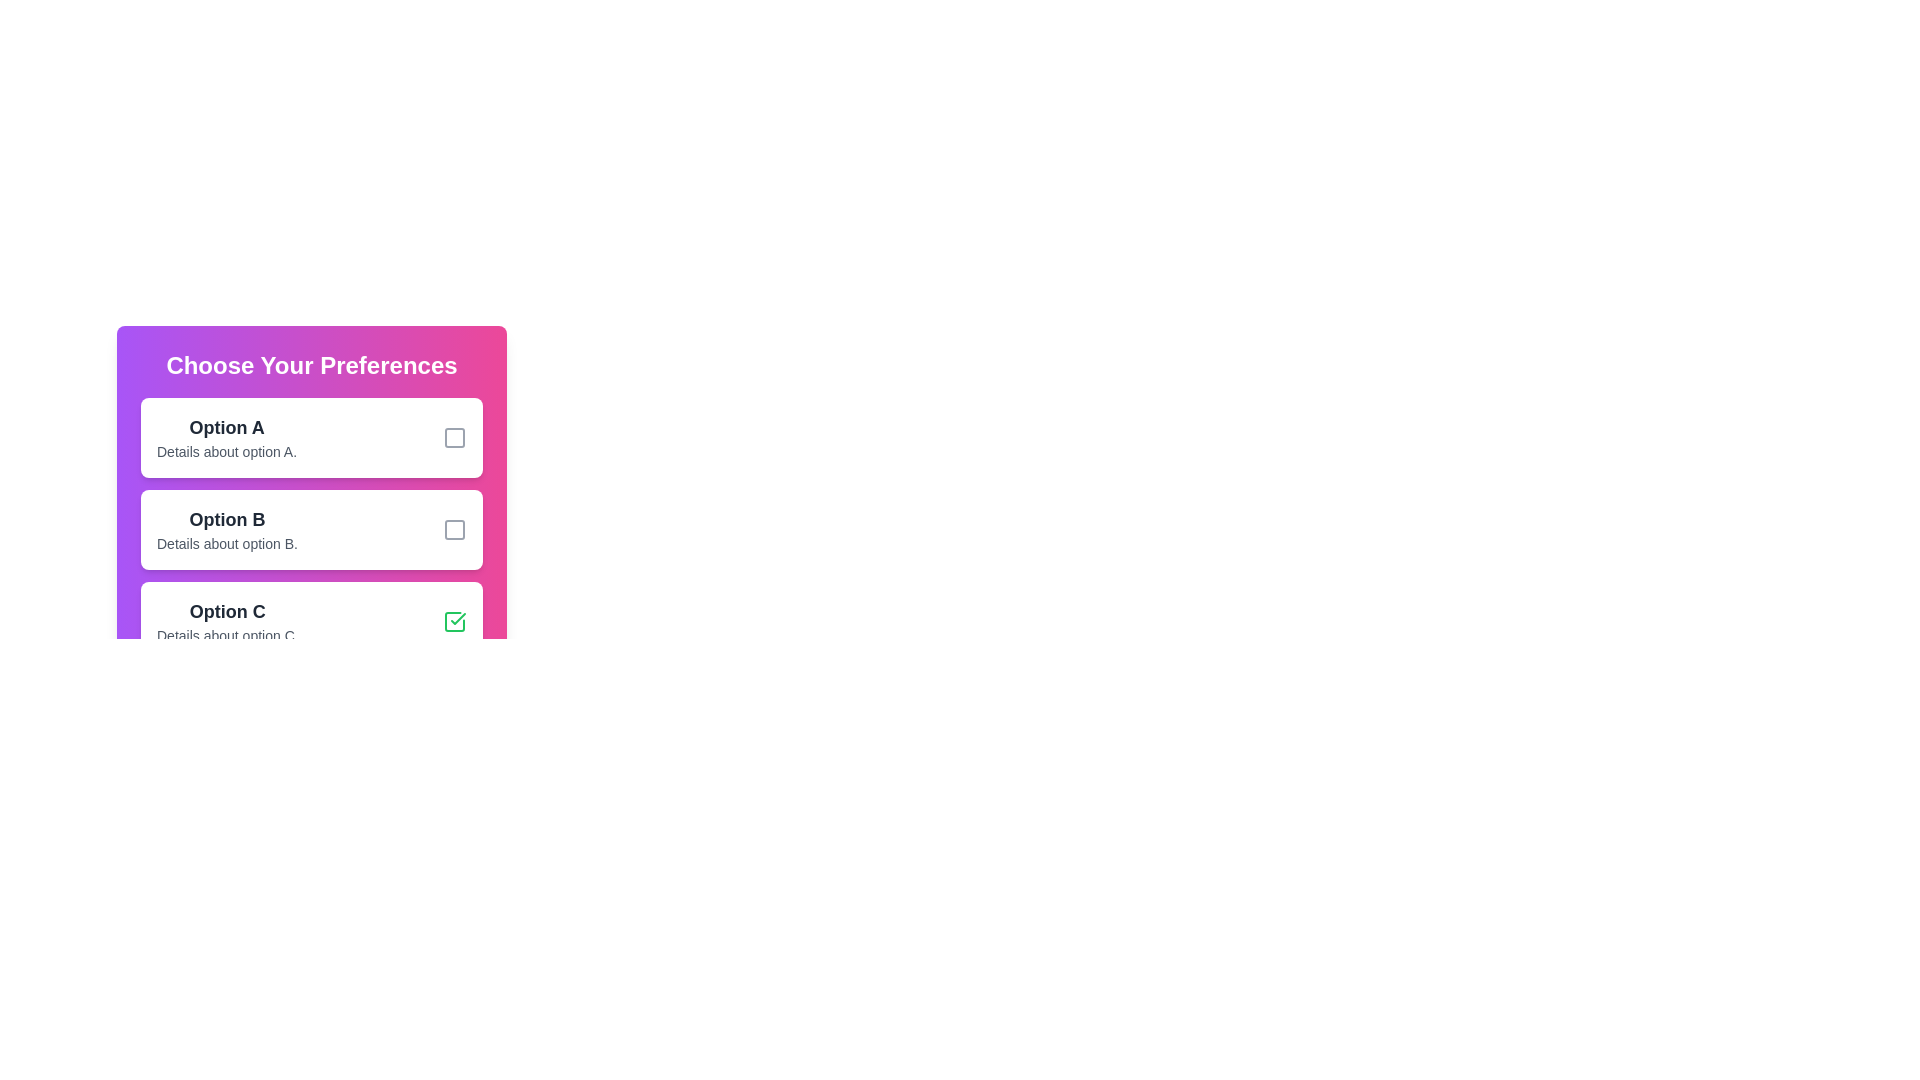 This screenshot has height=1080, width=1920. I want to click on the text label reading 'Details about option C.', which is styled in a smaller font size and grayish color, located directly beneath the text 'Option C', so click(227, 636).